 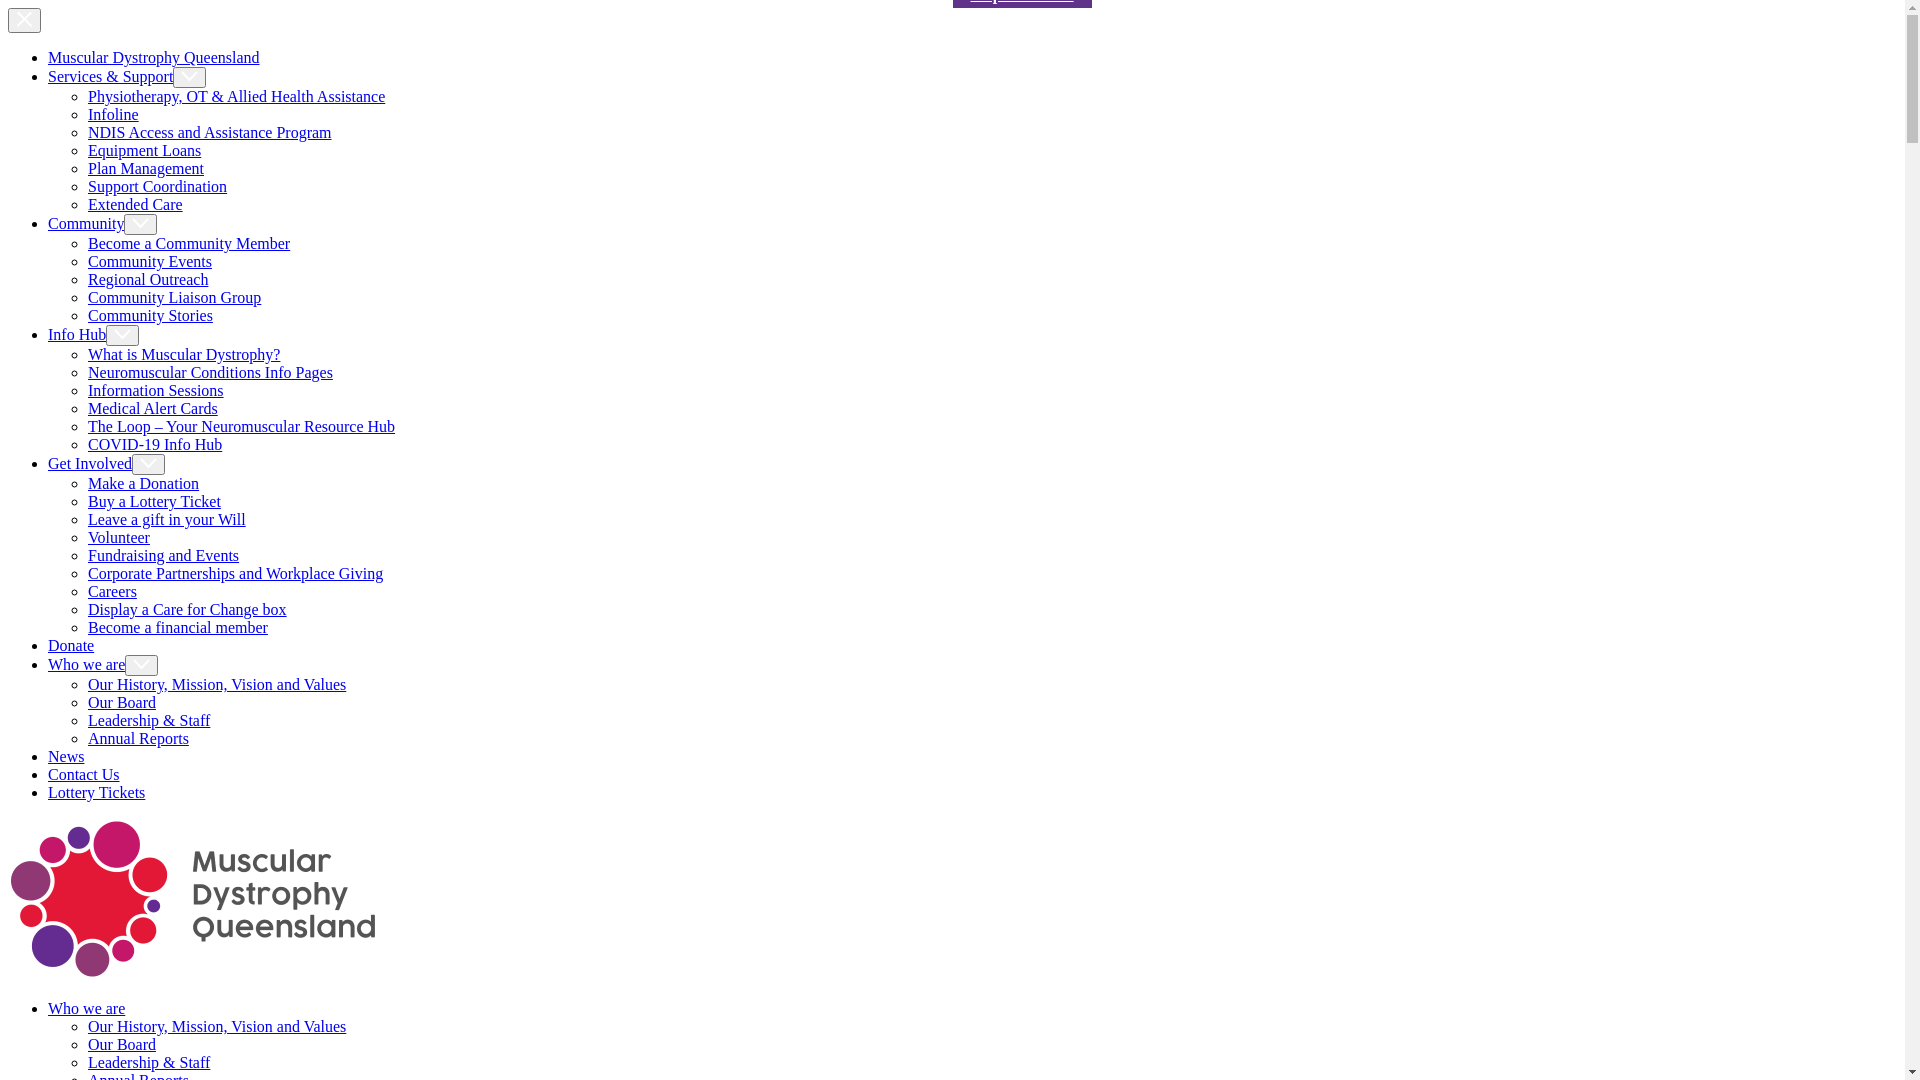 What do you see at coordinates (147, 279) in the screenshot?
I see `'Regional Outreach'` at bounding box center [147, 279].